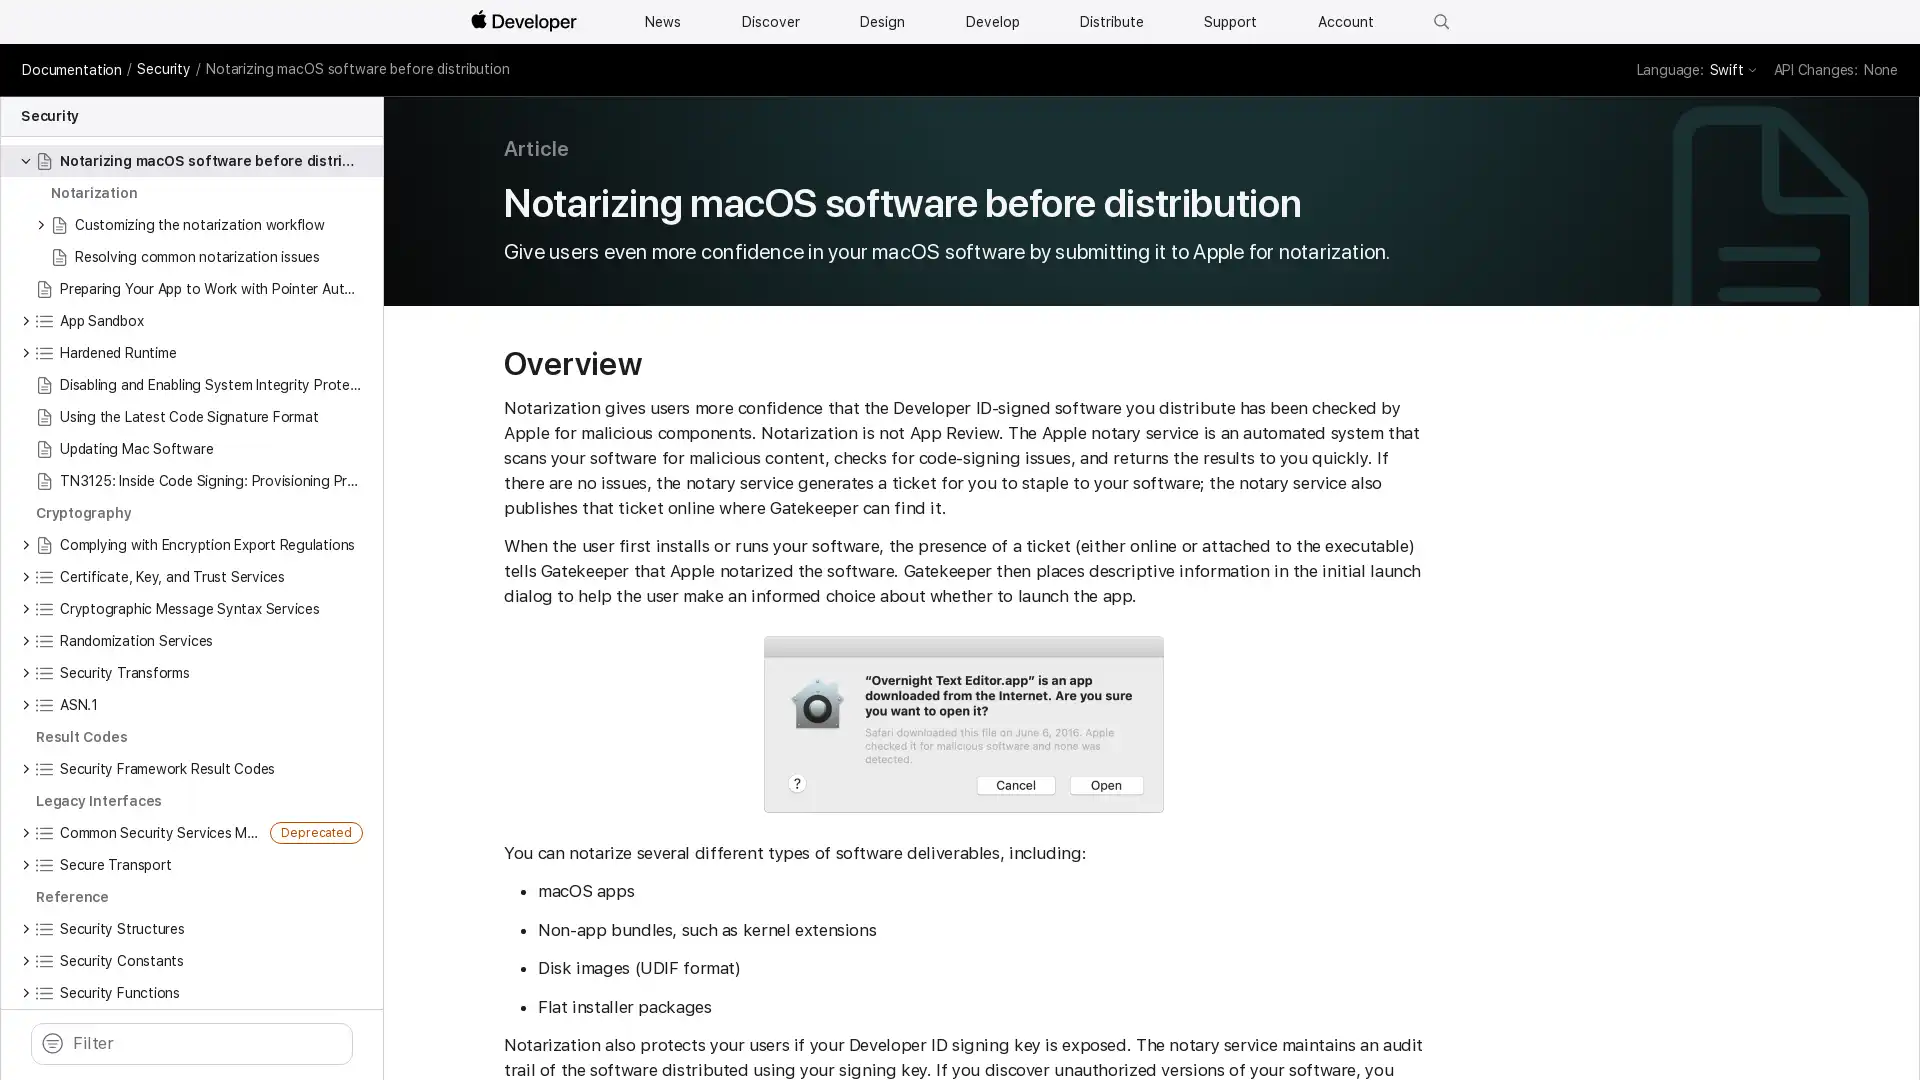 This screenshot has height=1080, width=1920. I want to click on Notarizing macOS software before distribution, so click(23, 172).